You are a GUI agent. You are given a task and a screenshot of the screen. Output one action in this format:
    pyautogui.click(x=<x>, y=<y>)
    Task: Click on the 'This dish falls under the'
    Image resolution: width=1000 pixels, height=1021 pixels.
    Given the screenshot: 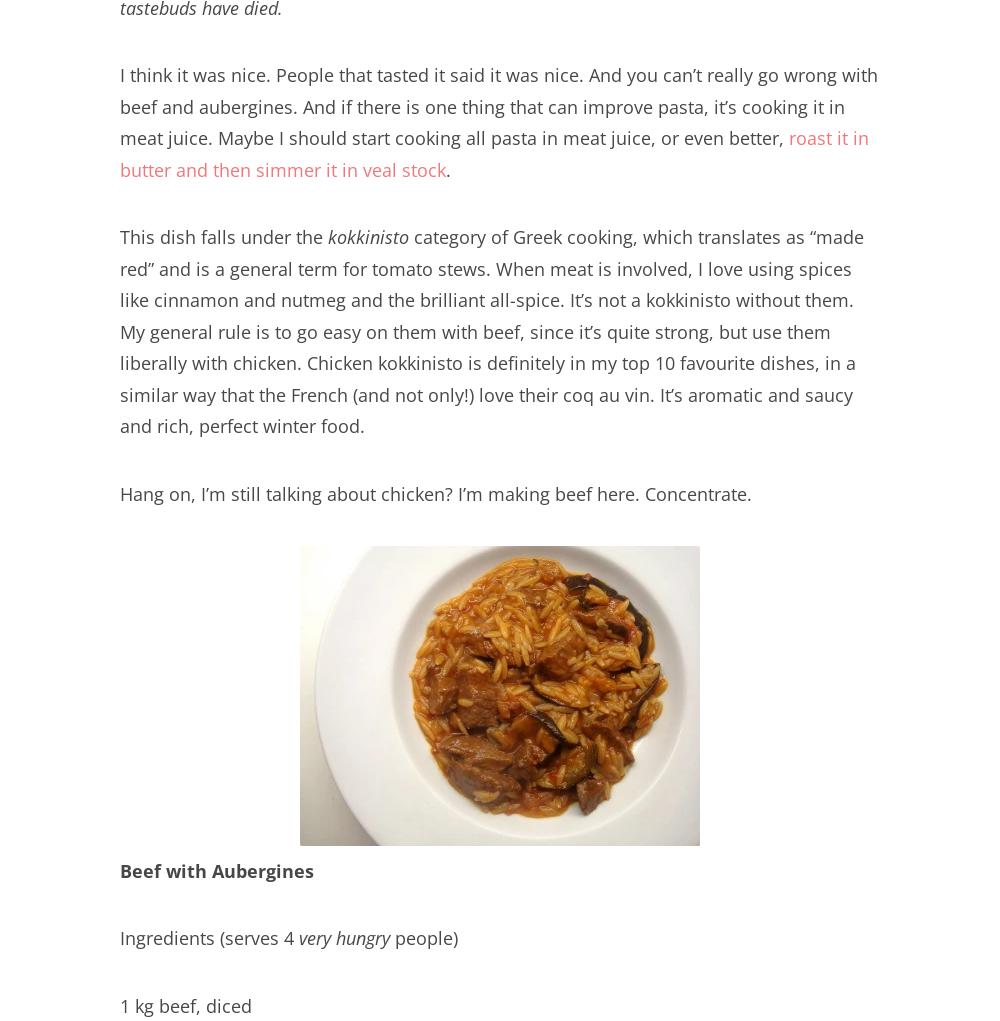 What is the action you would take?
    pyautogui.click(x=223, y=235)
    